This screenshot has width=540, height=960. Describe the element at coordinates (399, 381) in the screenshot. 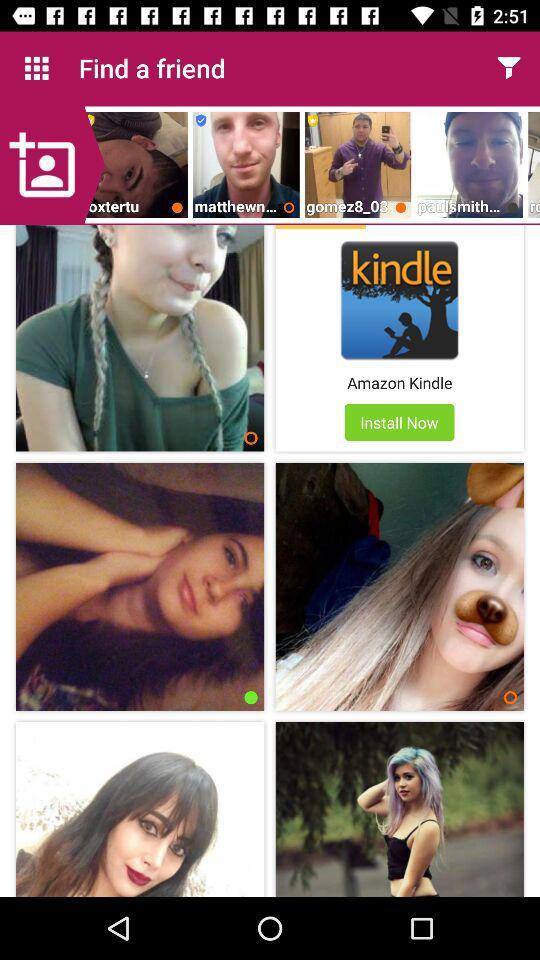

I see `amazon kindle icon` at that location.